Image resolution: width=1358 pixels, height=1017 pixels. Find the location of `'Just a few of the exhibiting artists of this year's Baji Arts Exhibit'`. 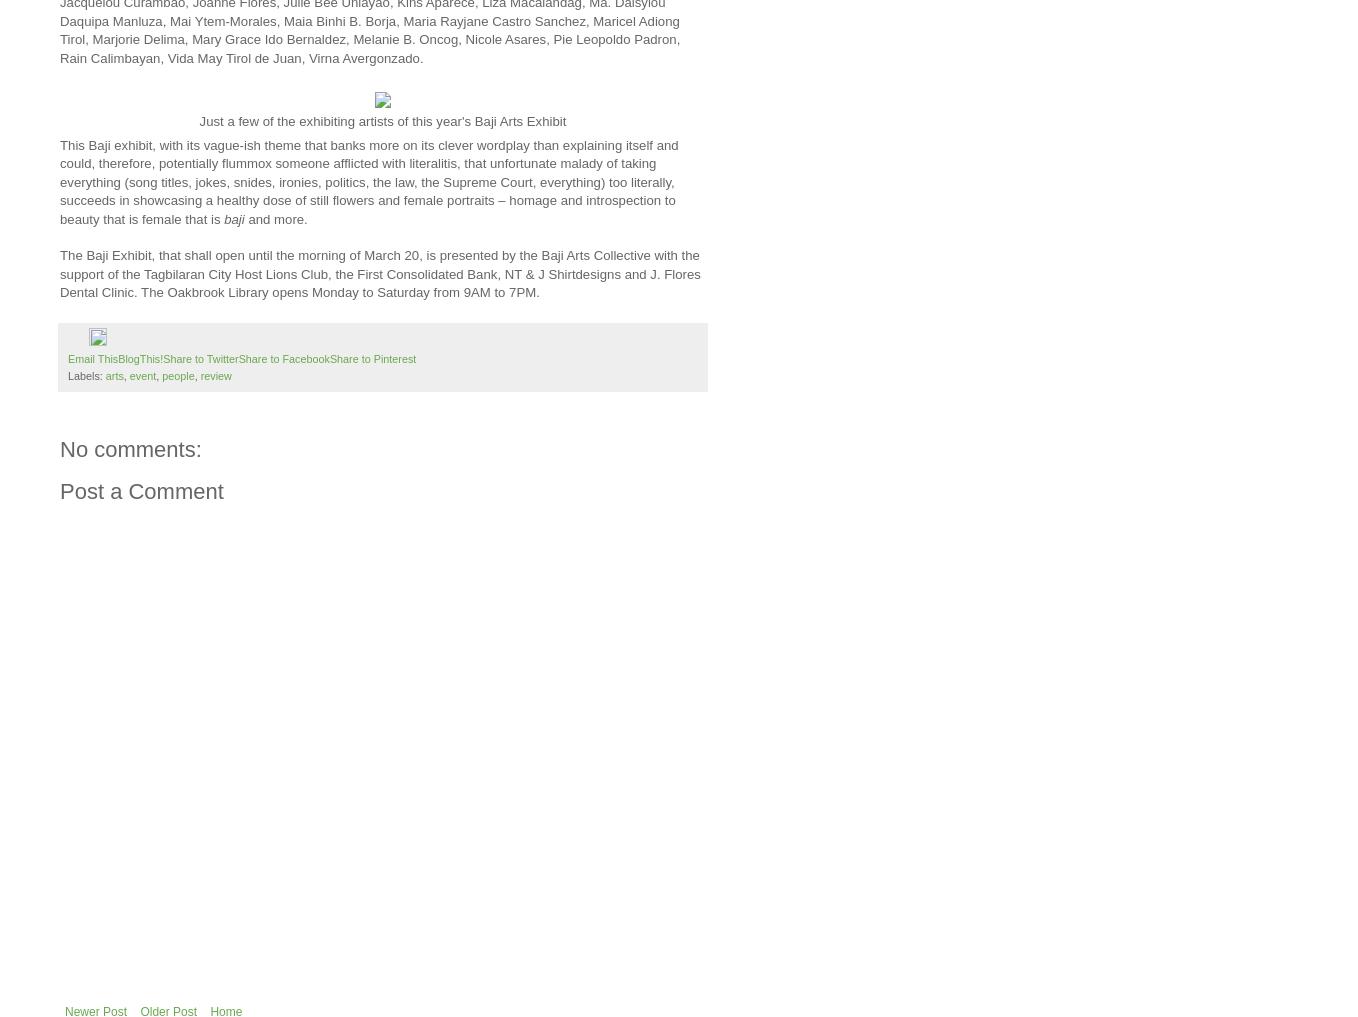

'Just a few of the exhibiting artists of this year's Baji Arts Exhibit' is located at coordinates (197, 120).